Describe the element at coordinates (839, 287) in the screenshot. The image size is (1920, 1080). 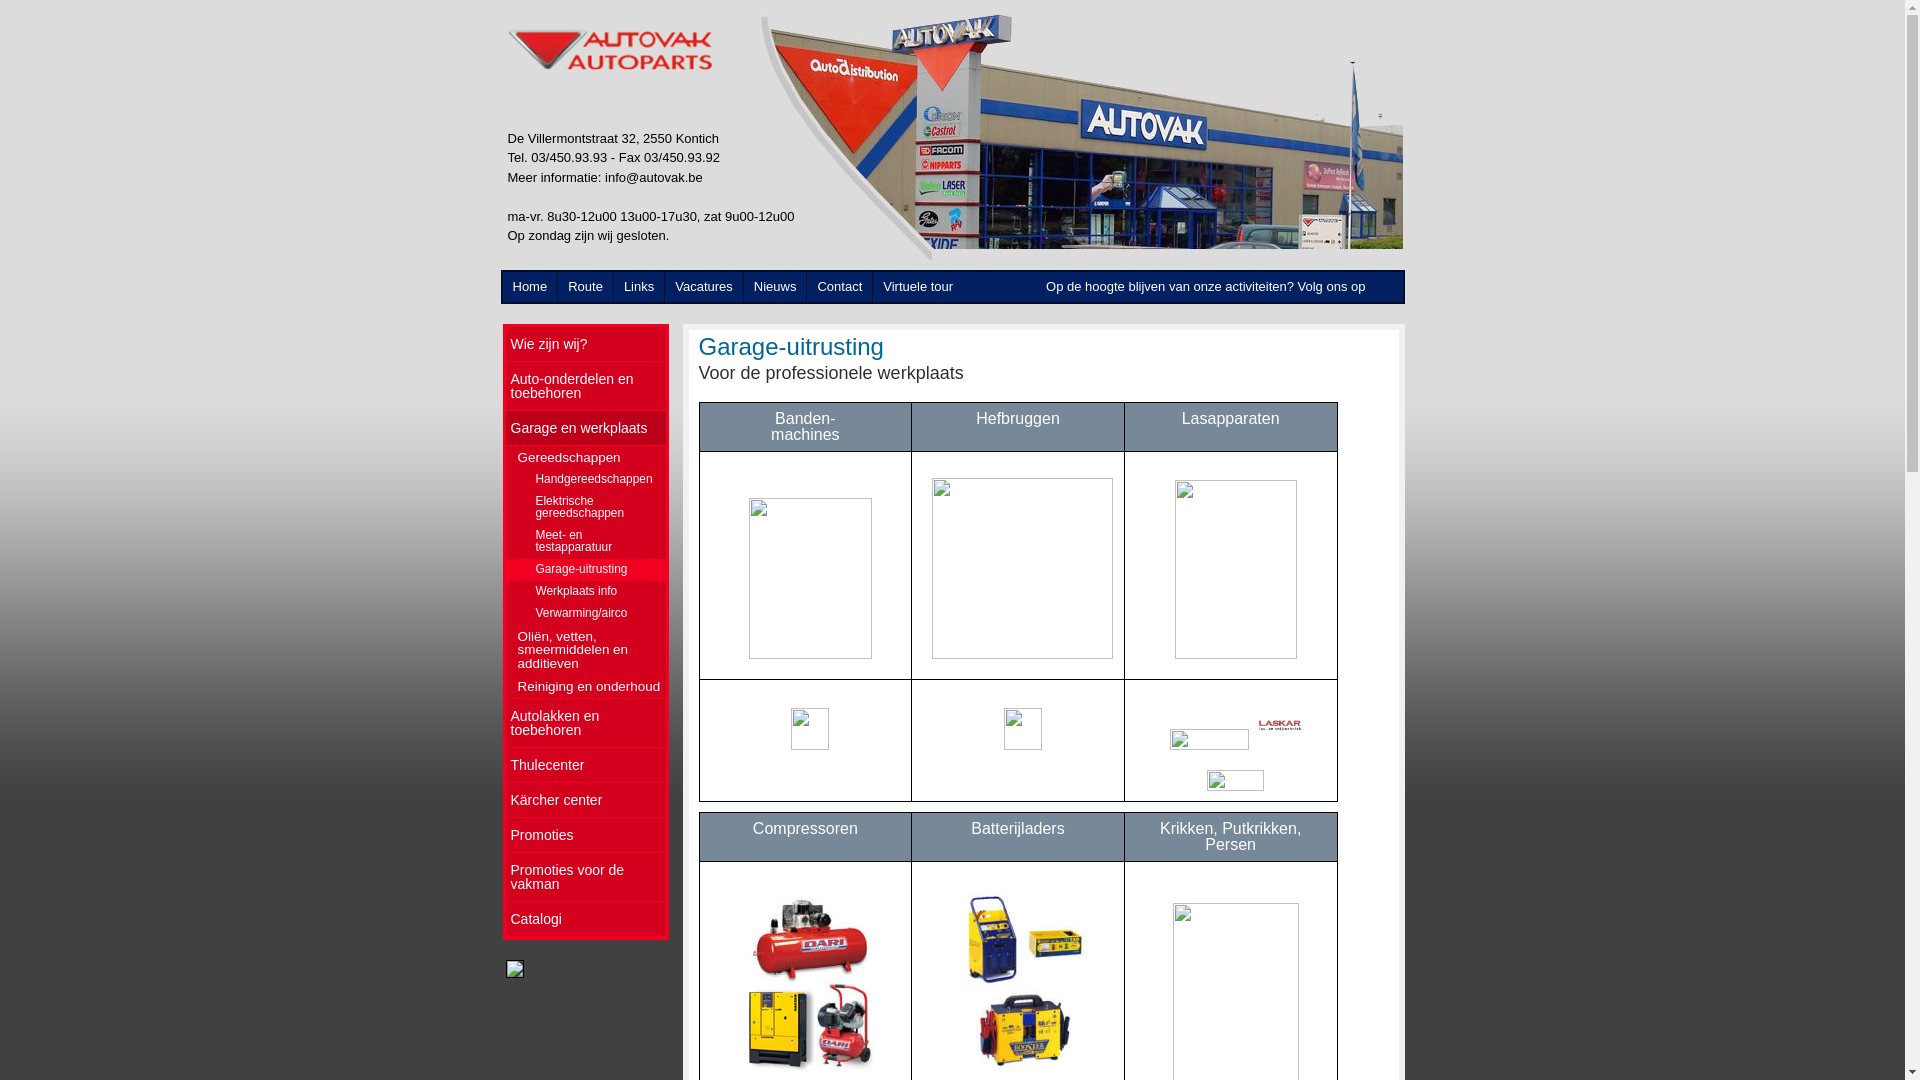
I see `'Contact'` at that location.